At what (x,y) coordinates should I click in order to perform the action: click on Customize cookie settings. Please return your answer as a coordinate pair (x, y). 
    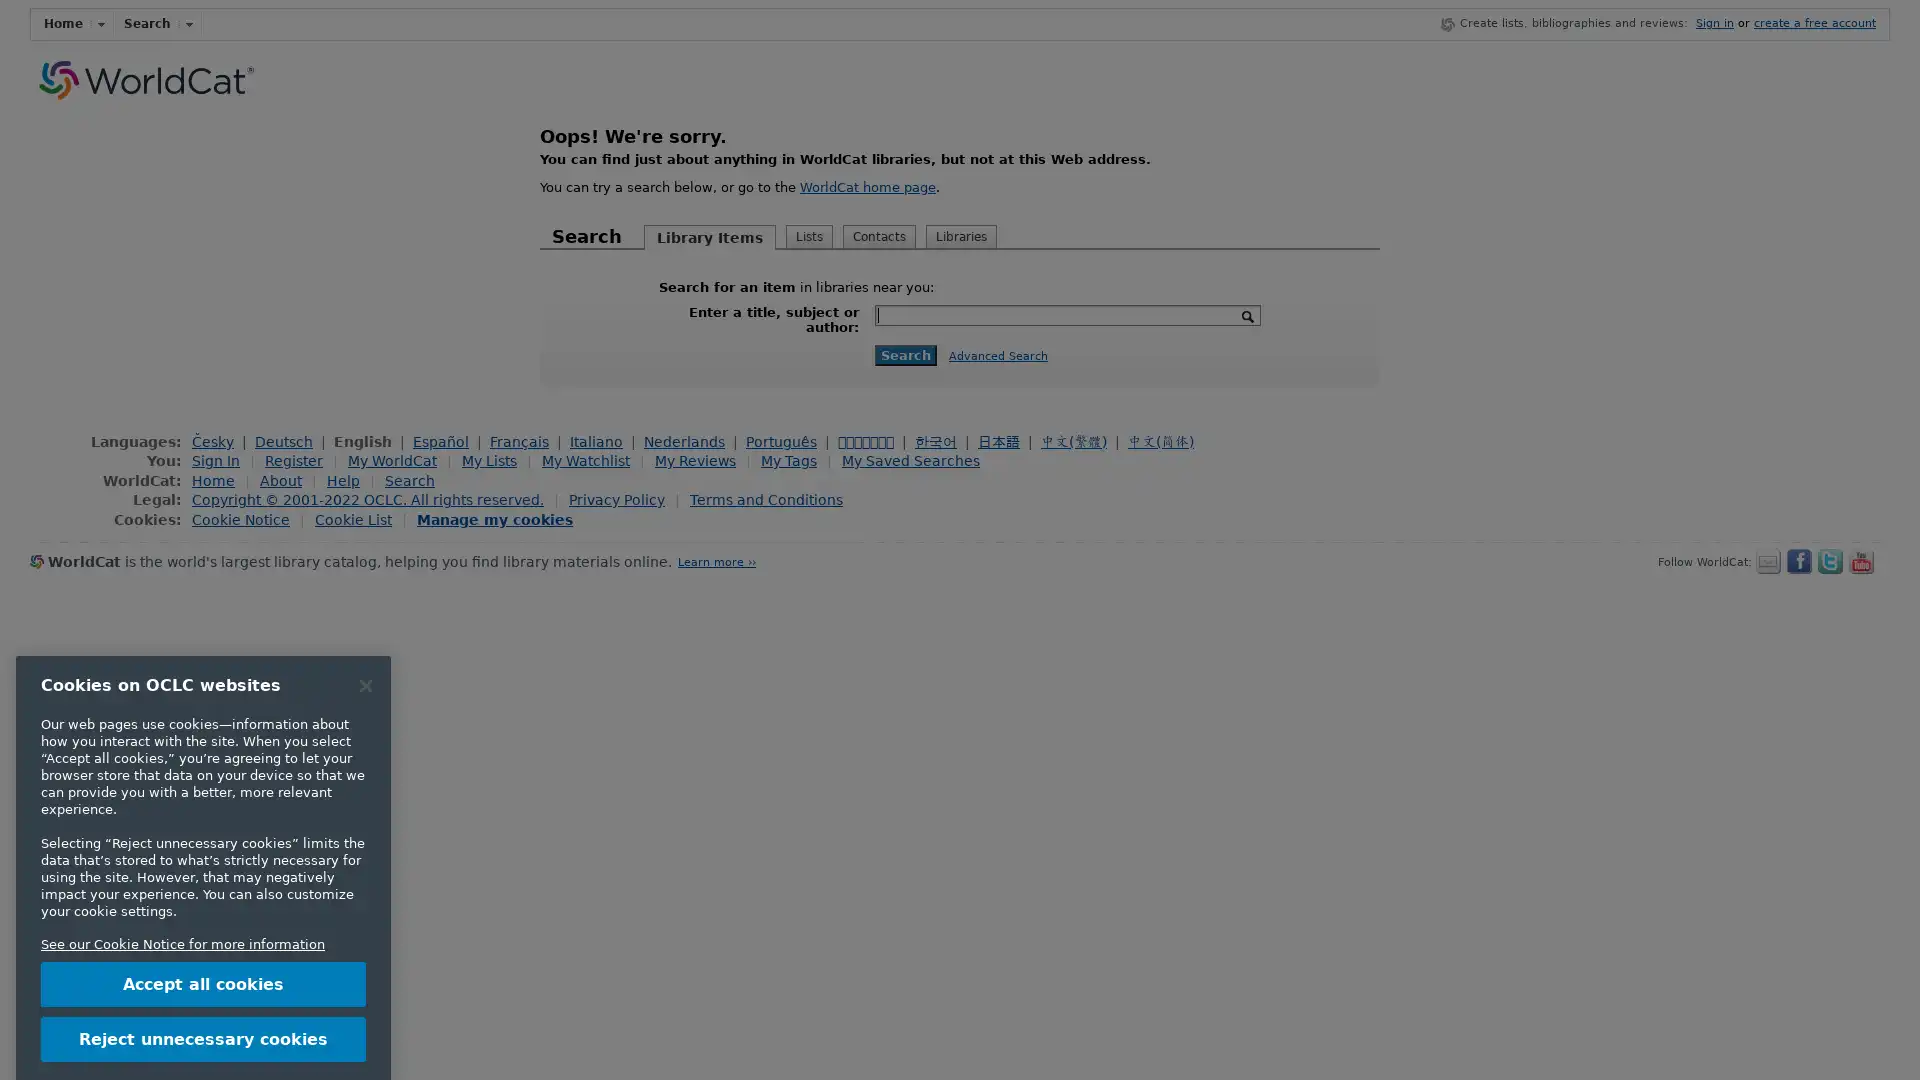
    Looking at the image, I should click on (203, 1002).